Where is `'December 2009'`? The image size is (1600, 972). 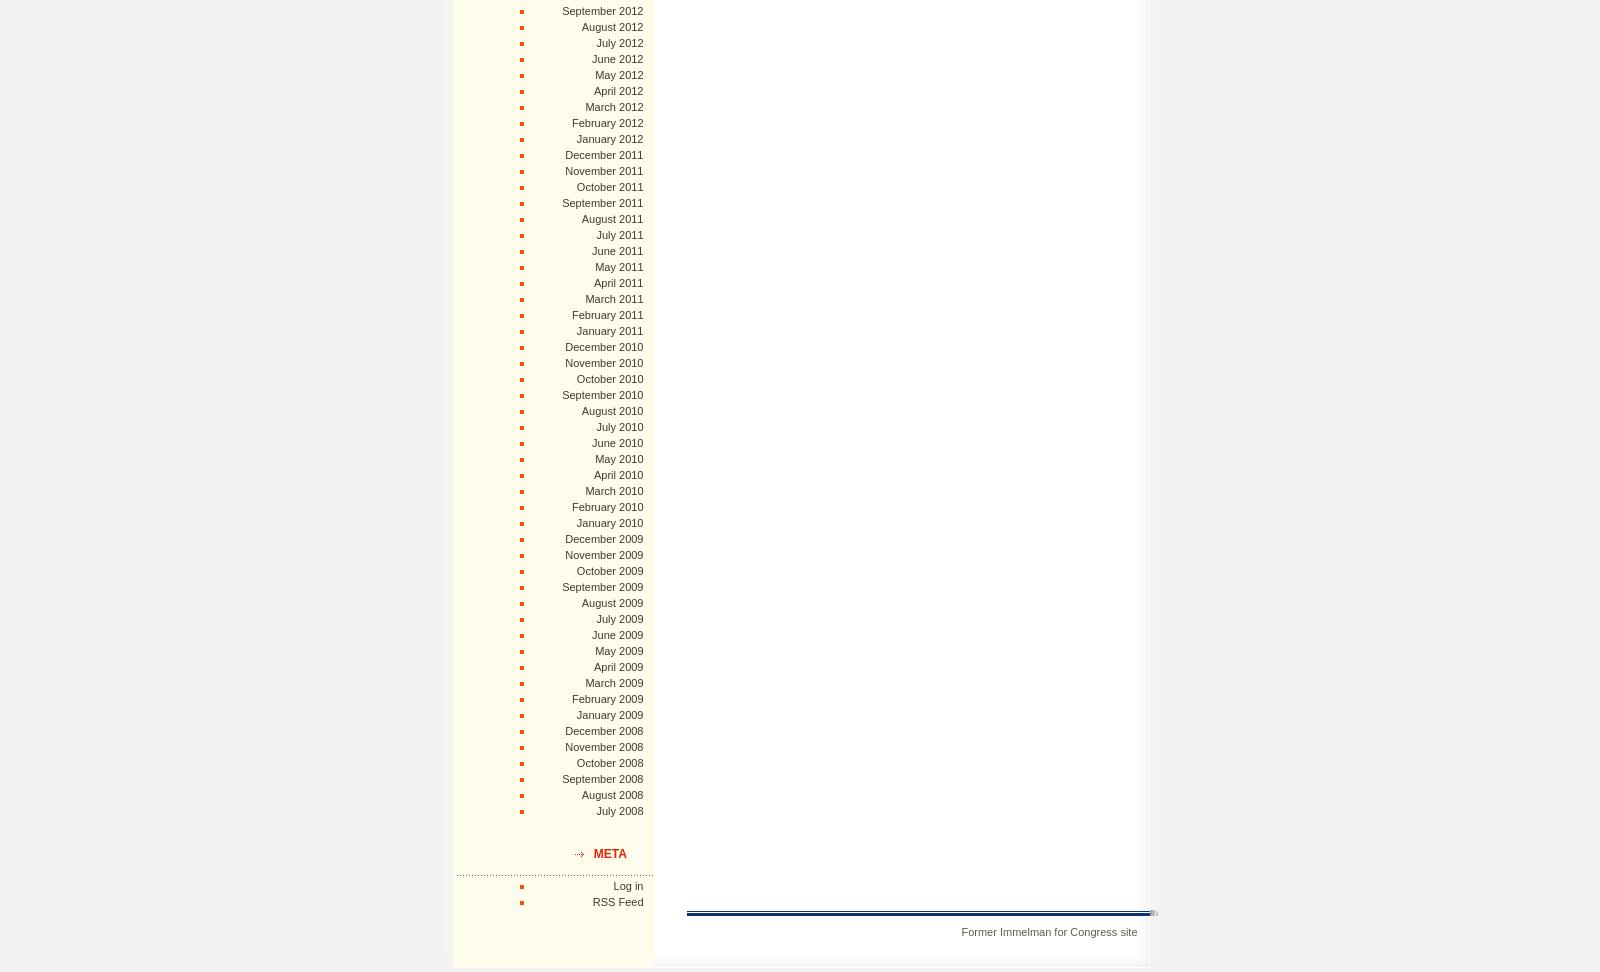
'December 2009' is located at coordinates (604, 538).